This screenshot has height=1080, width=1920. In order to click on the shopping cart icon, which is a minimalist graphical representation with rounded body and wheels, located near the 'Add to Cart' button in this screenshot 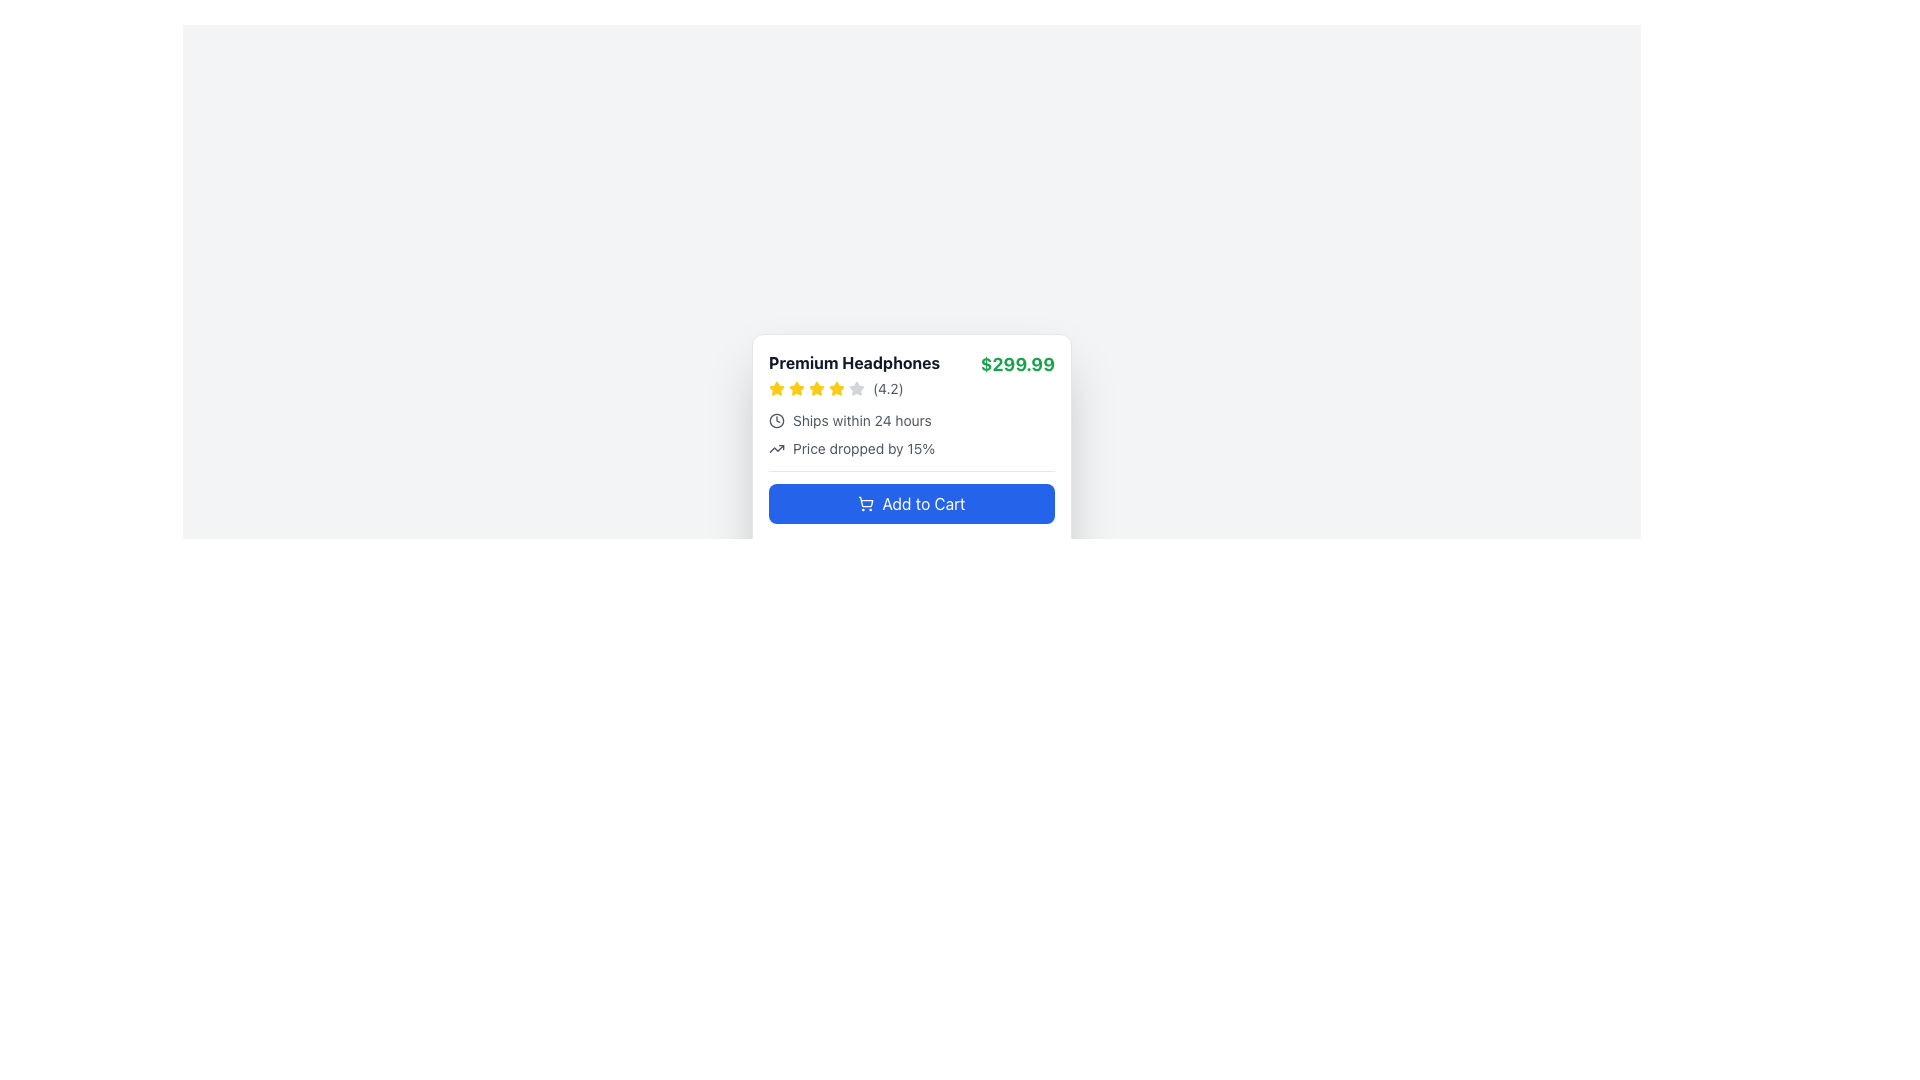, I will do `click(865, 500)`.